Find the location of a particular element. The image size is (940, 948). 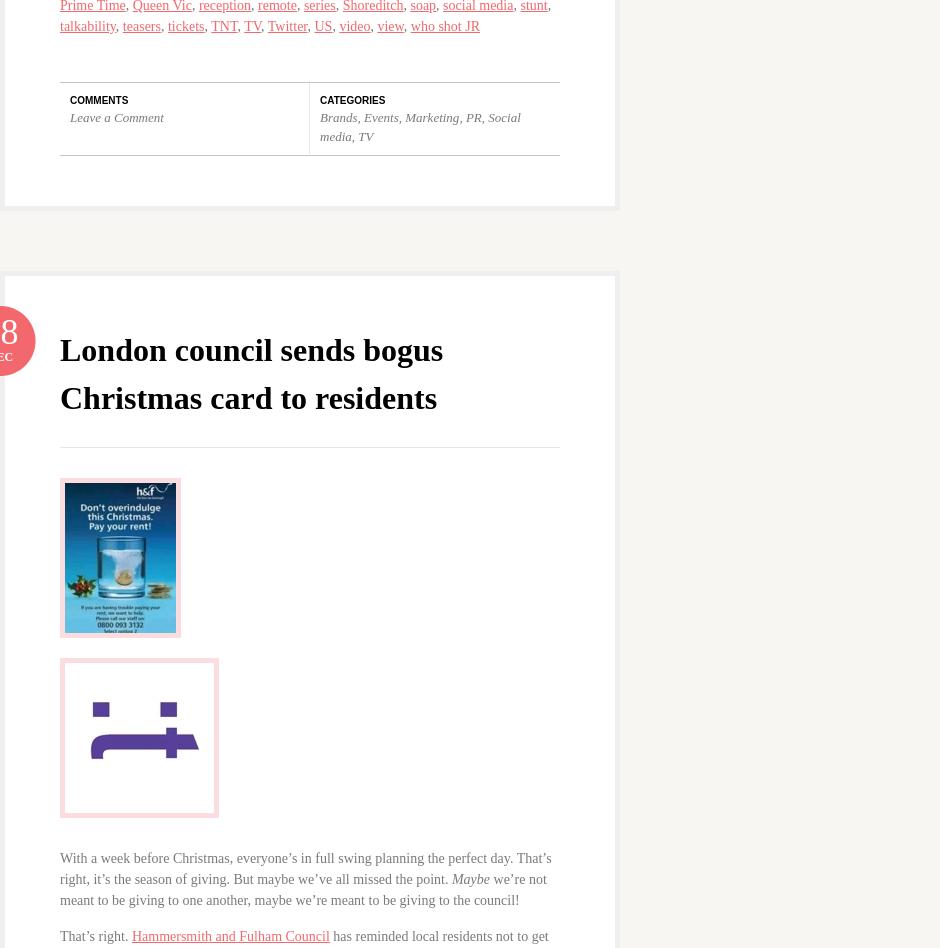

'video' is located at coordinates (338, 25).